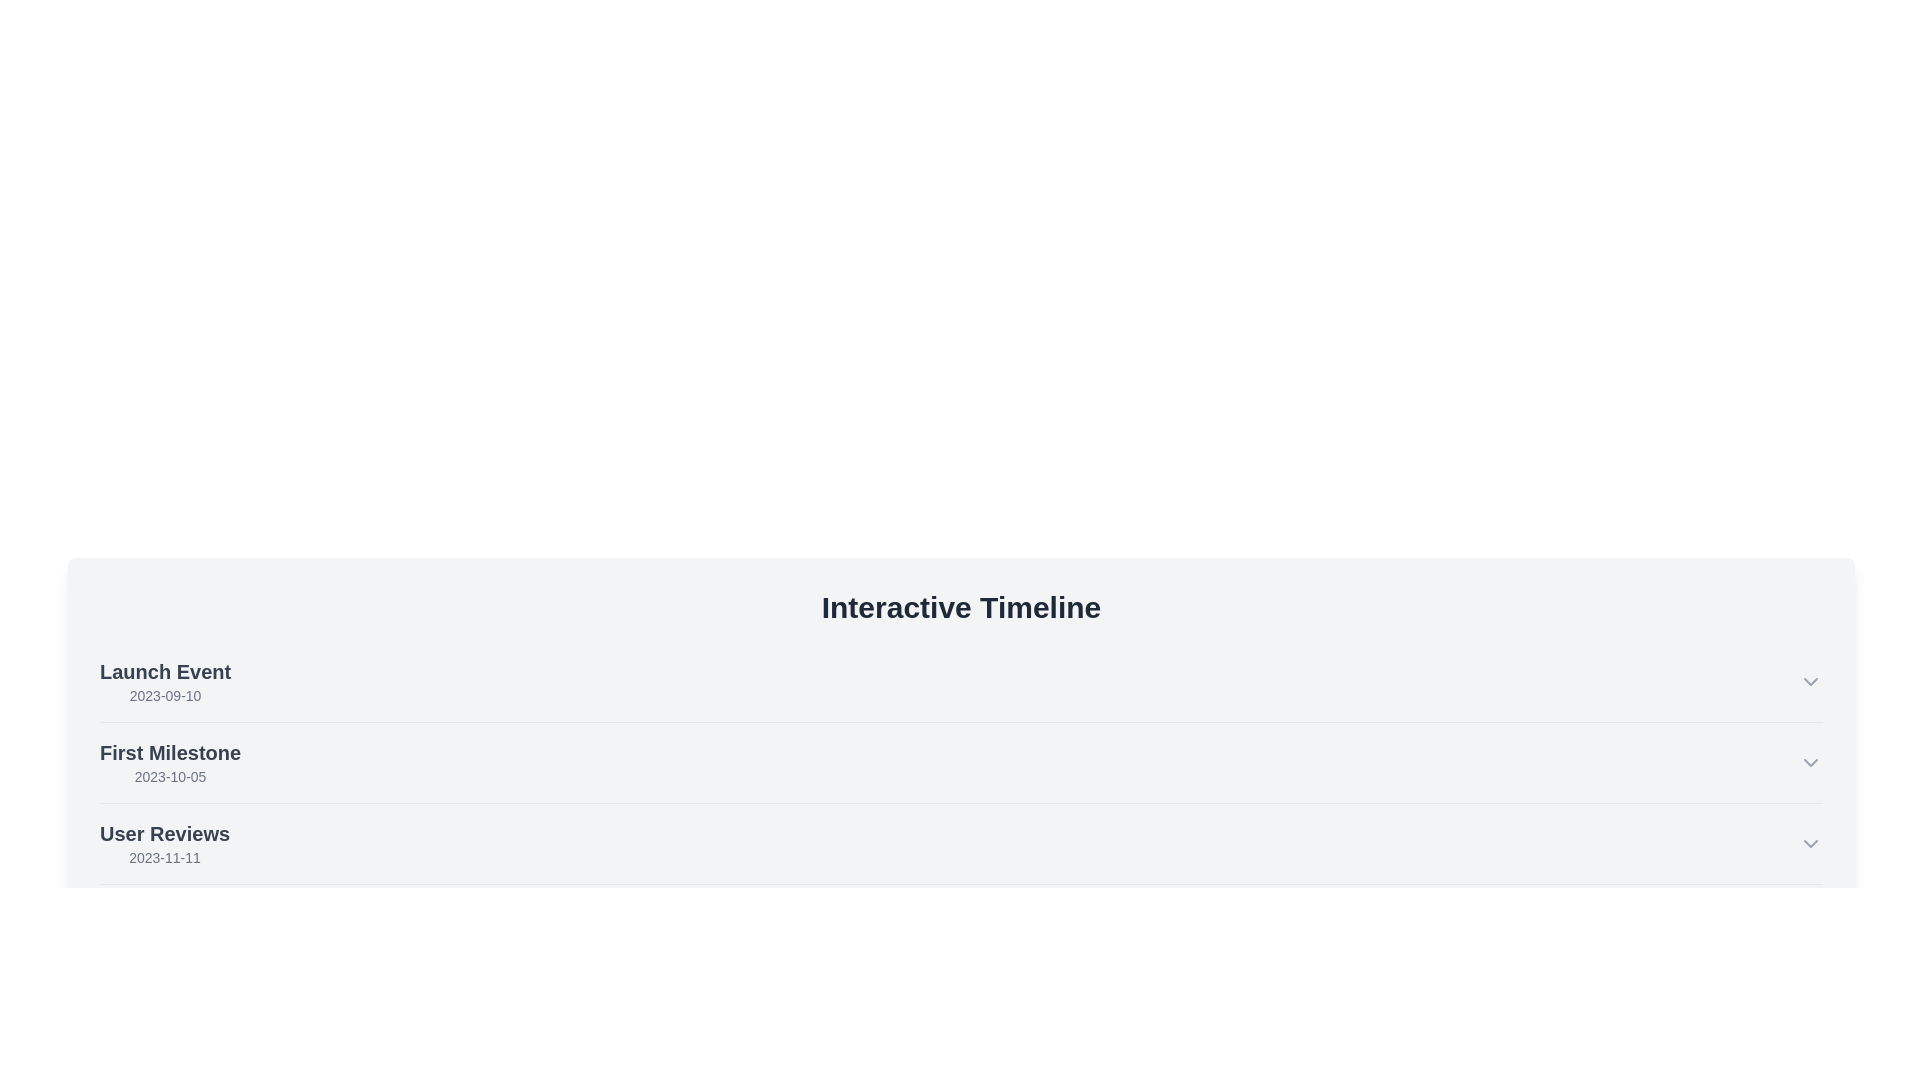 This screenshot has height=1080, width=1920. Describe the element at coordinates (165, 694) in the screenshot. I see `the informational label showing the specific date for the 'Launch Event' entry in the timeline, which is located directly beneath the 'Launch Event' label` at that location.